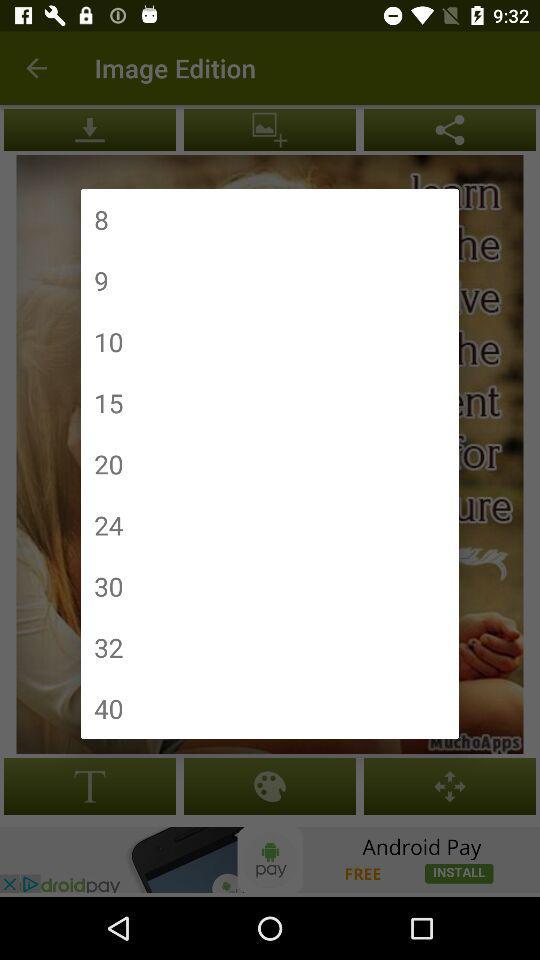 Image resolution: width=540 pixels, height=960 pixels. I want to click on the icon above 9 icon, so click(100, 219).